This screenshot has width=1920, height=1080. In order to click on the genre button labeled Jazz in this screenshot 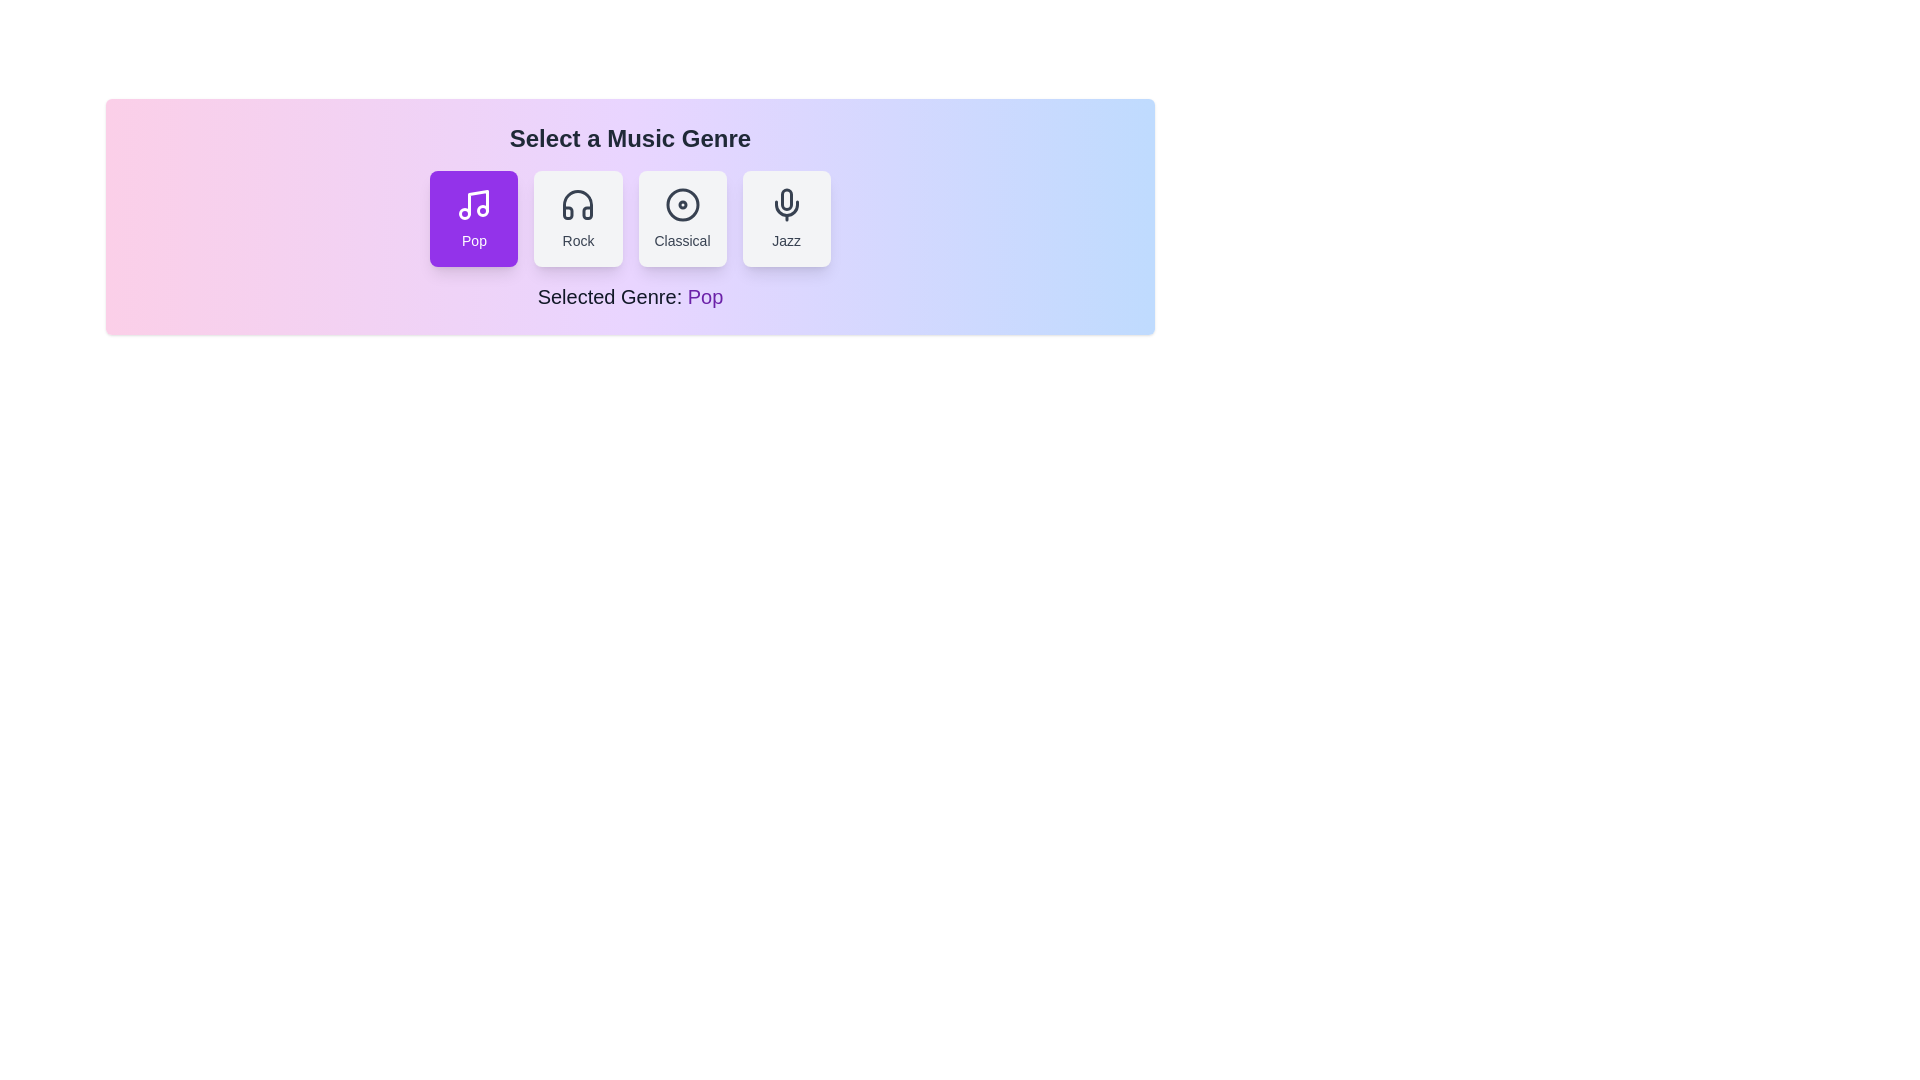, I will do `click(785, 219)`.